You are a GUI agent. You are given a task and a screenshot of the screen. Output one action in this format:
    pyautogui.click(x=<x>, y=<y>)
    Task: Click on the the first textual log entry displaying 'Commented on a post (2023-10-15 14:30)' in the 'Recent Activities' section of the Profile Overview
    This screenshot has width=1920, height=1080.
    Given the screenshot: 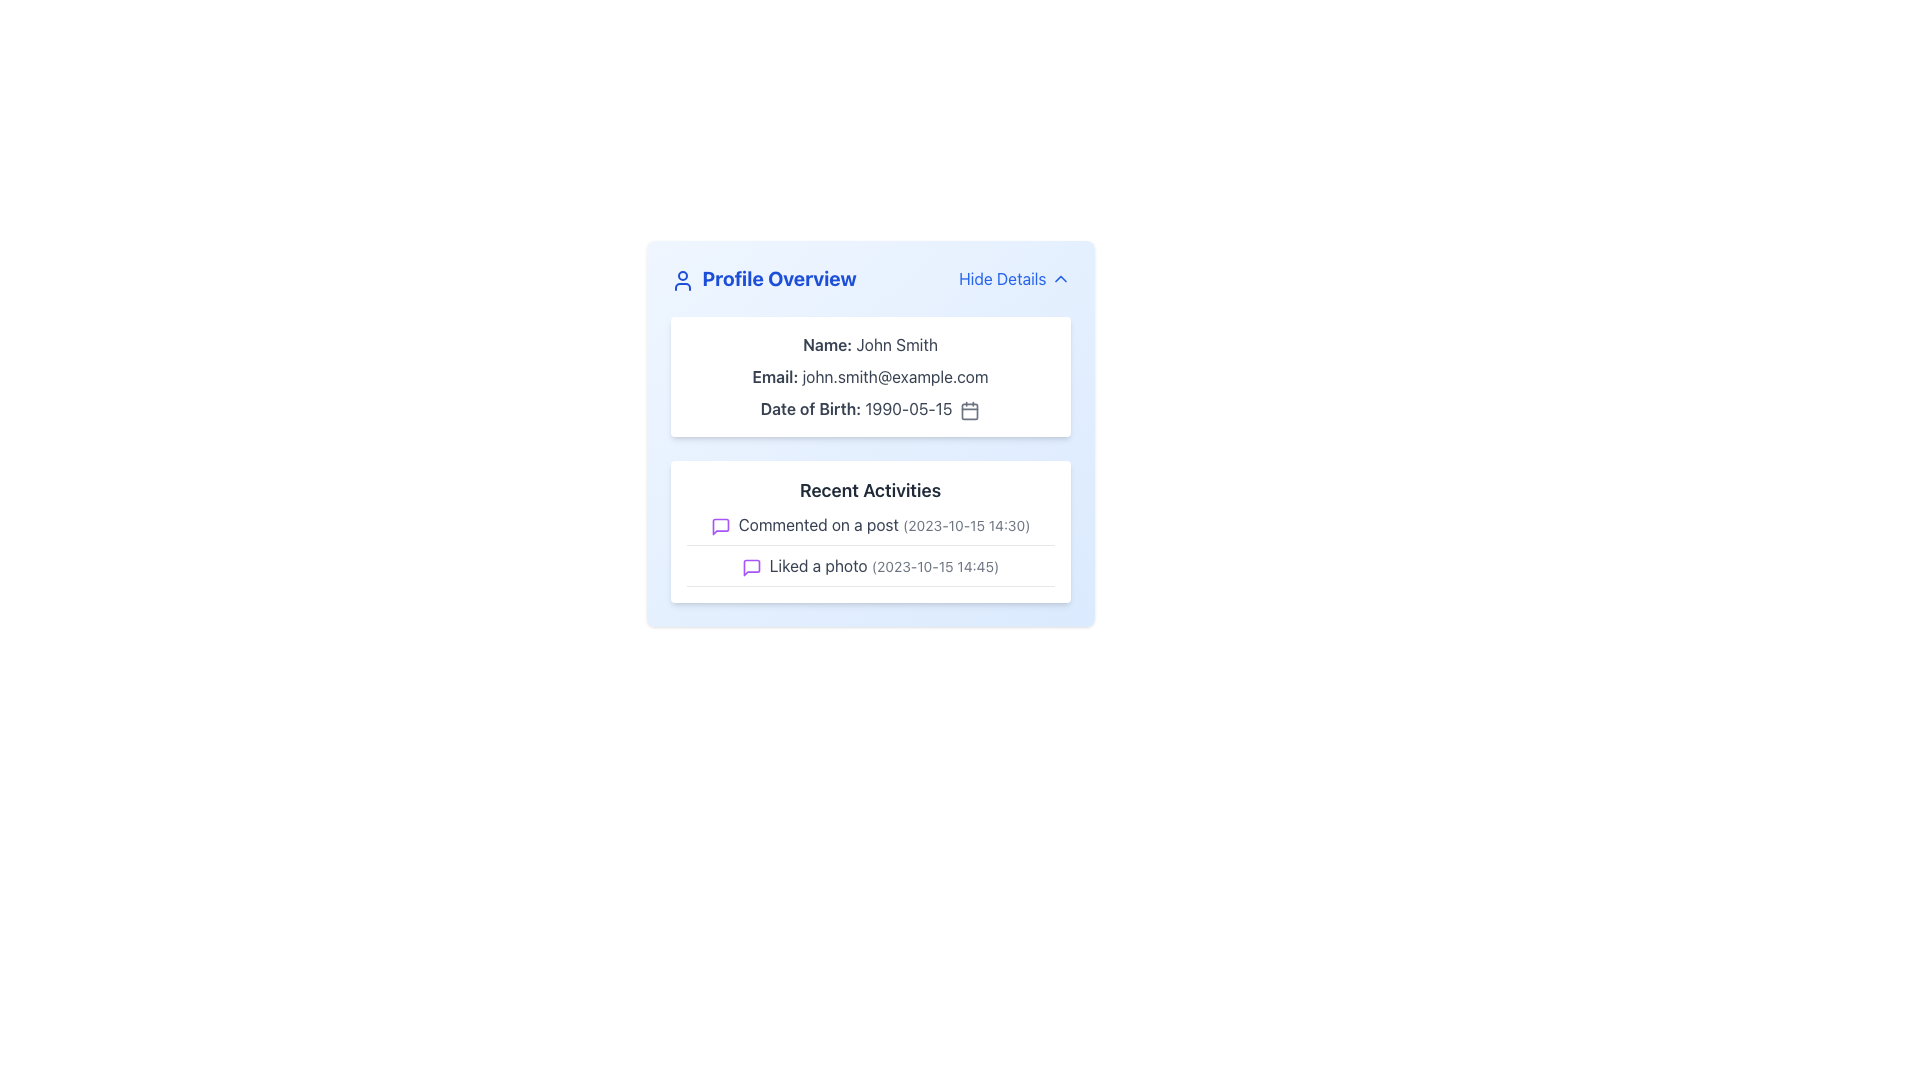 What is the action you would take?
    pyautogui.click(x=870, y=528)
    